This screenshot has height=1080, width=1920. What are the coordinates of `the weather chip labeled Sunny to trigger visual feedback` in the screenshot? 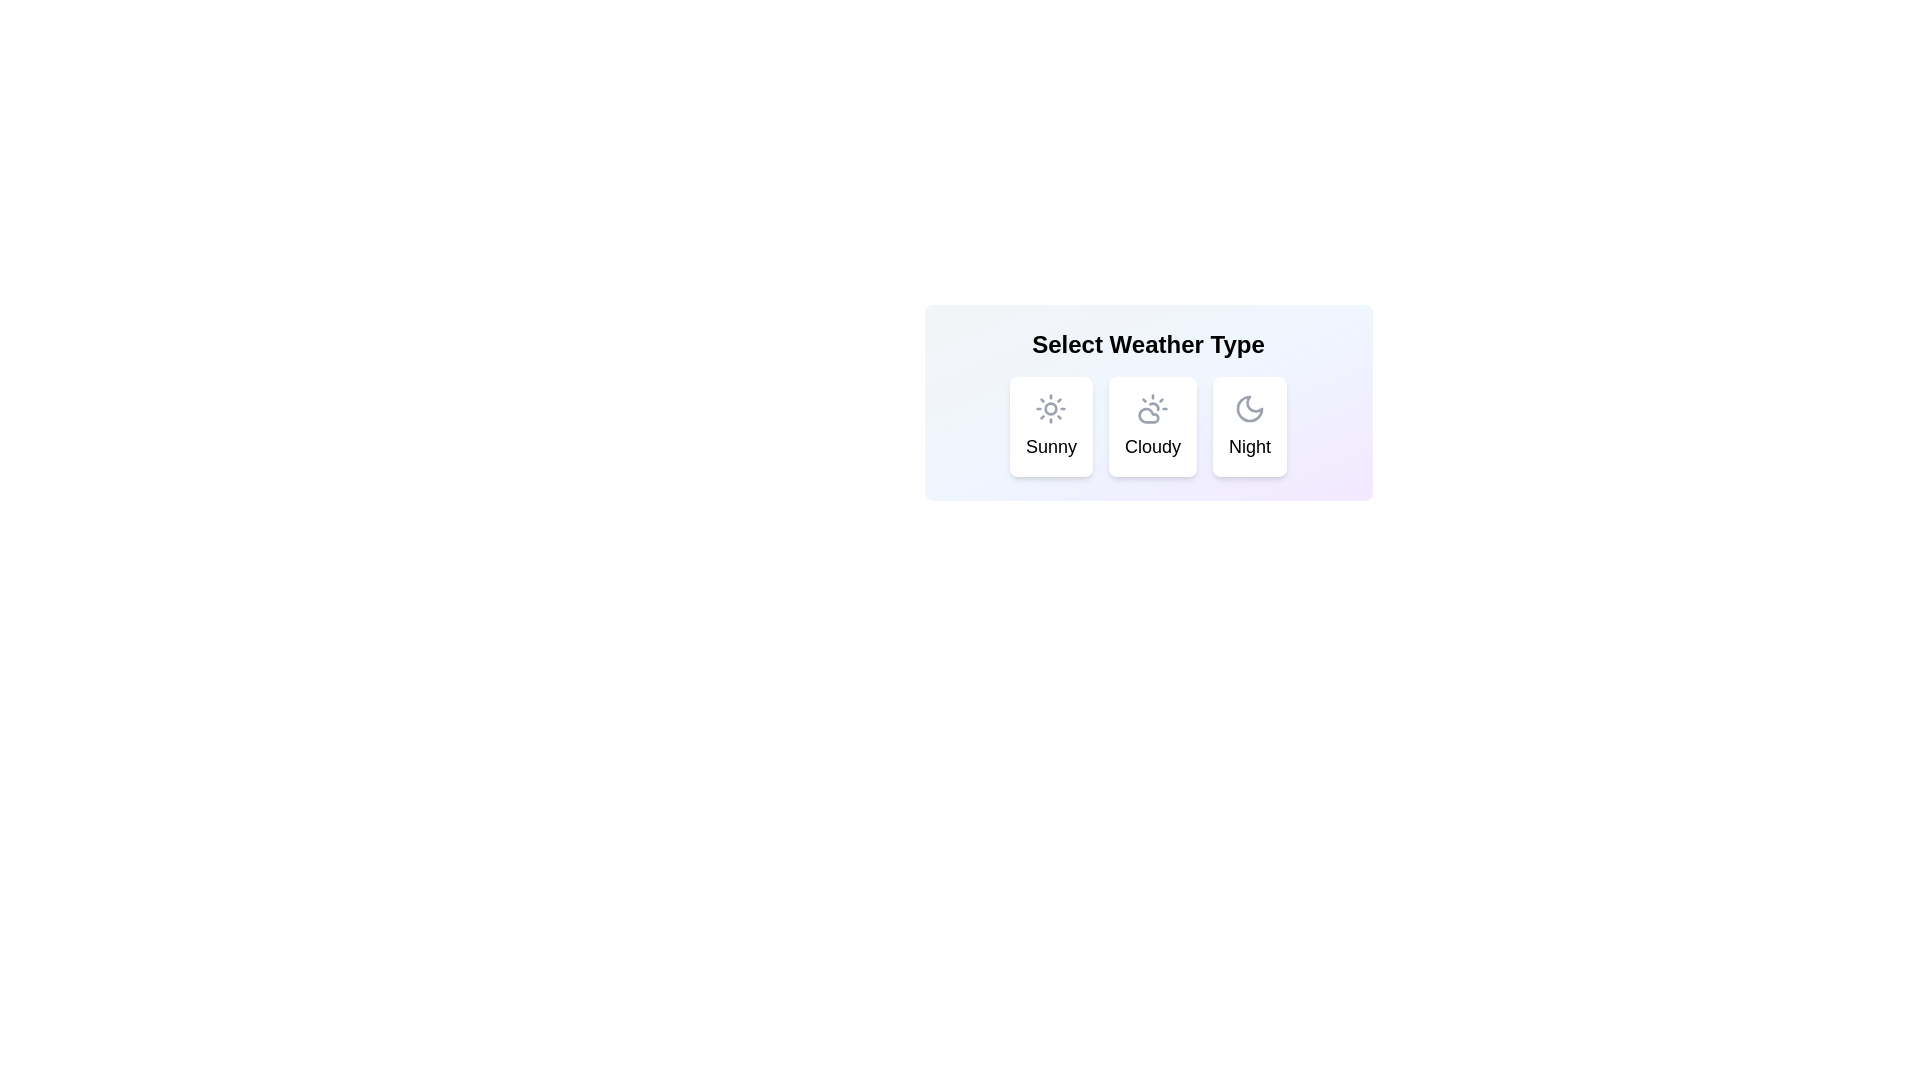 It's located at (1050, 426).